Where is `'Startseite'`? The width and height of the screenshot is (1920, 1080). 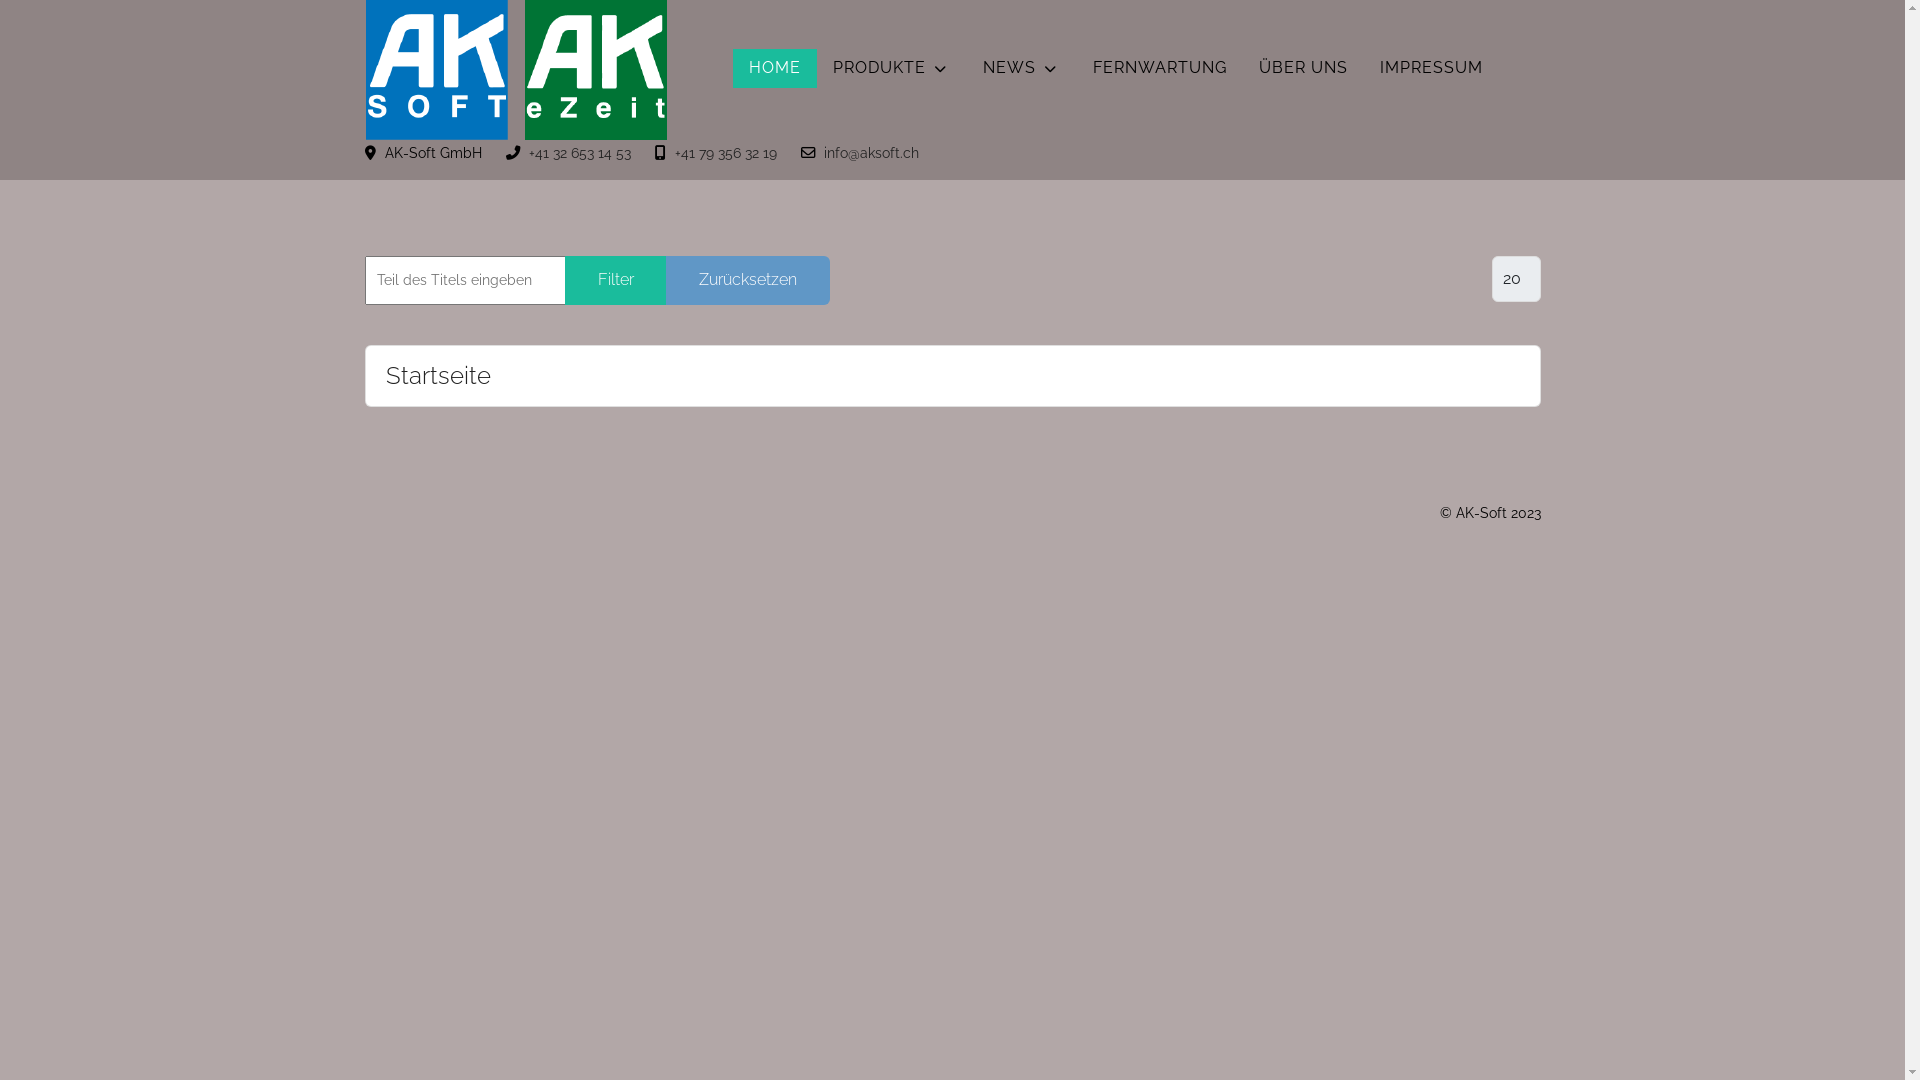
'Startseite' is located at coordinates (437, 375).